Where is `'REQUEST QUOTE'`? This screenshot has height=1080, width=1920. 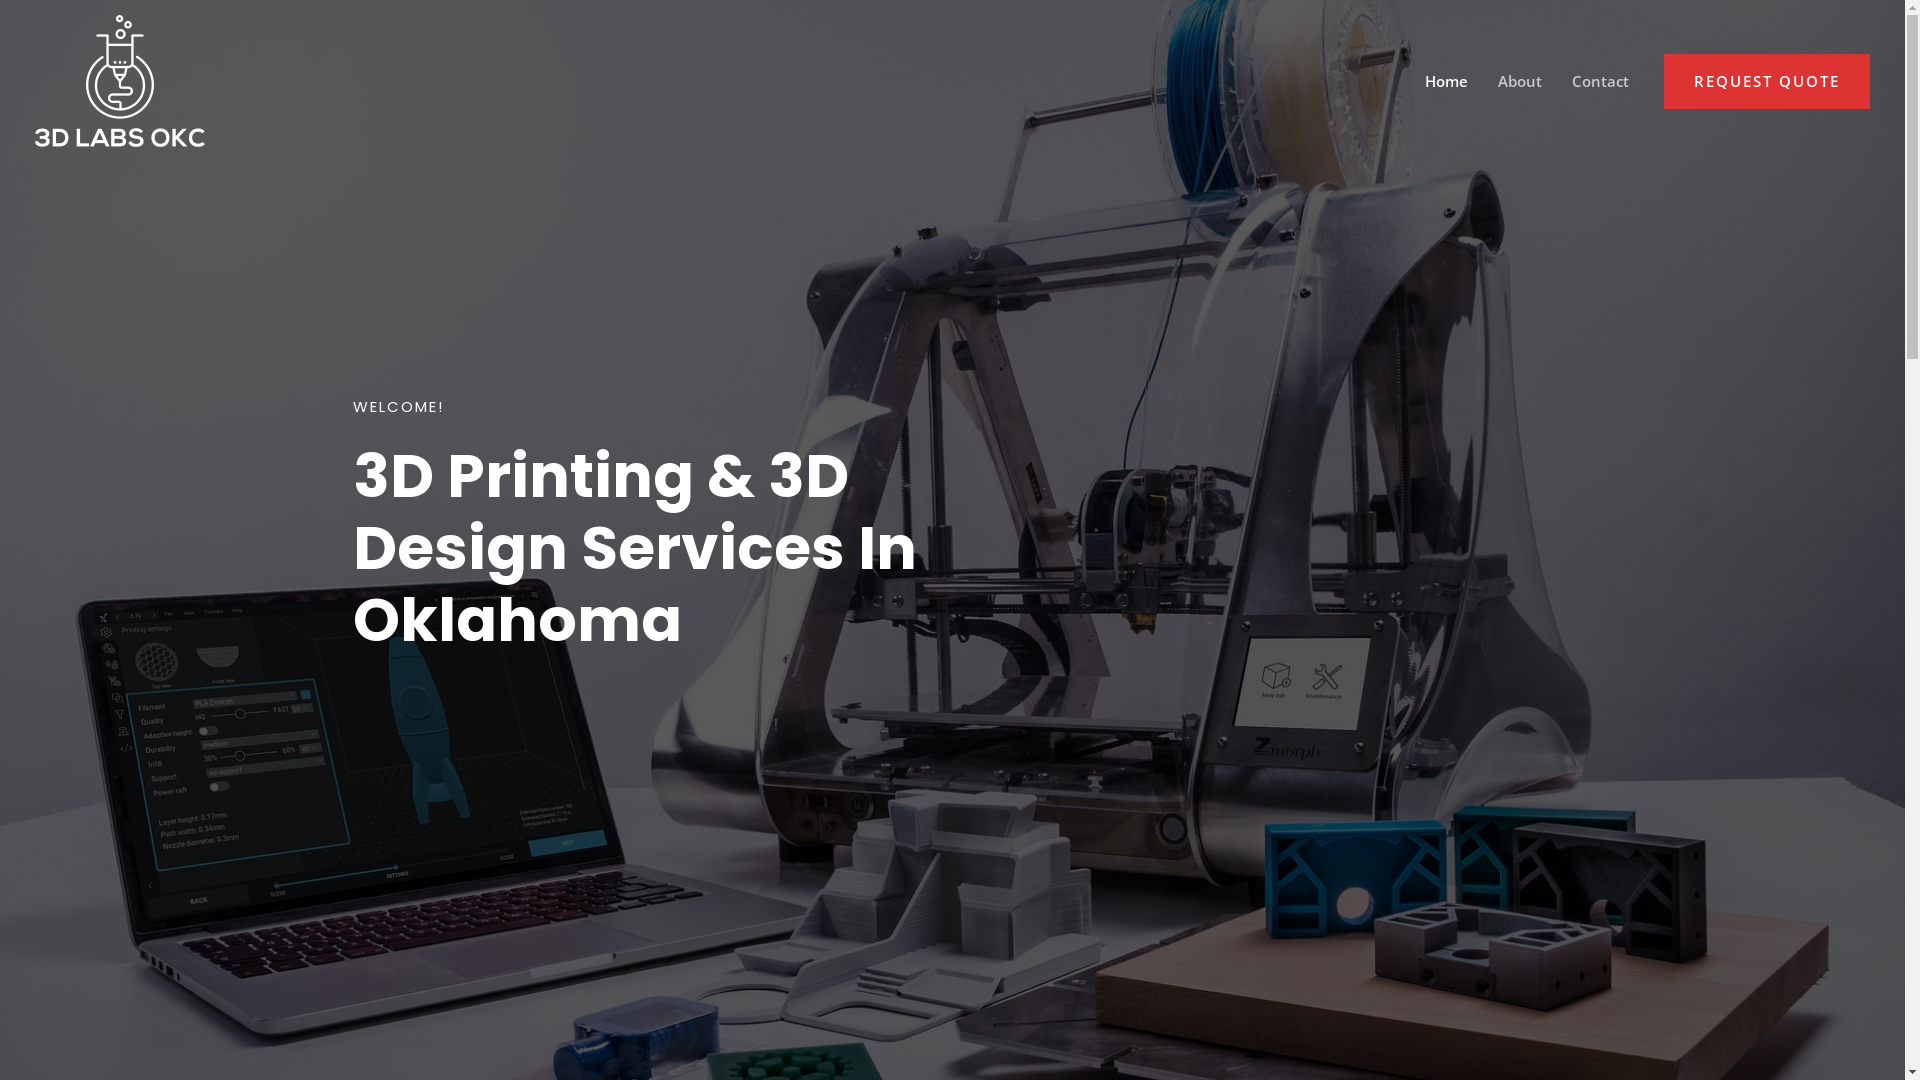 'REQUEST QUOTE' is located at coordinates (1766, 80).